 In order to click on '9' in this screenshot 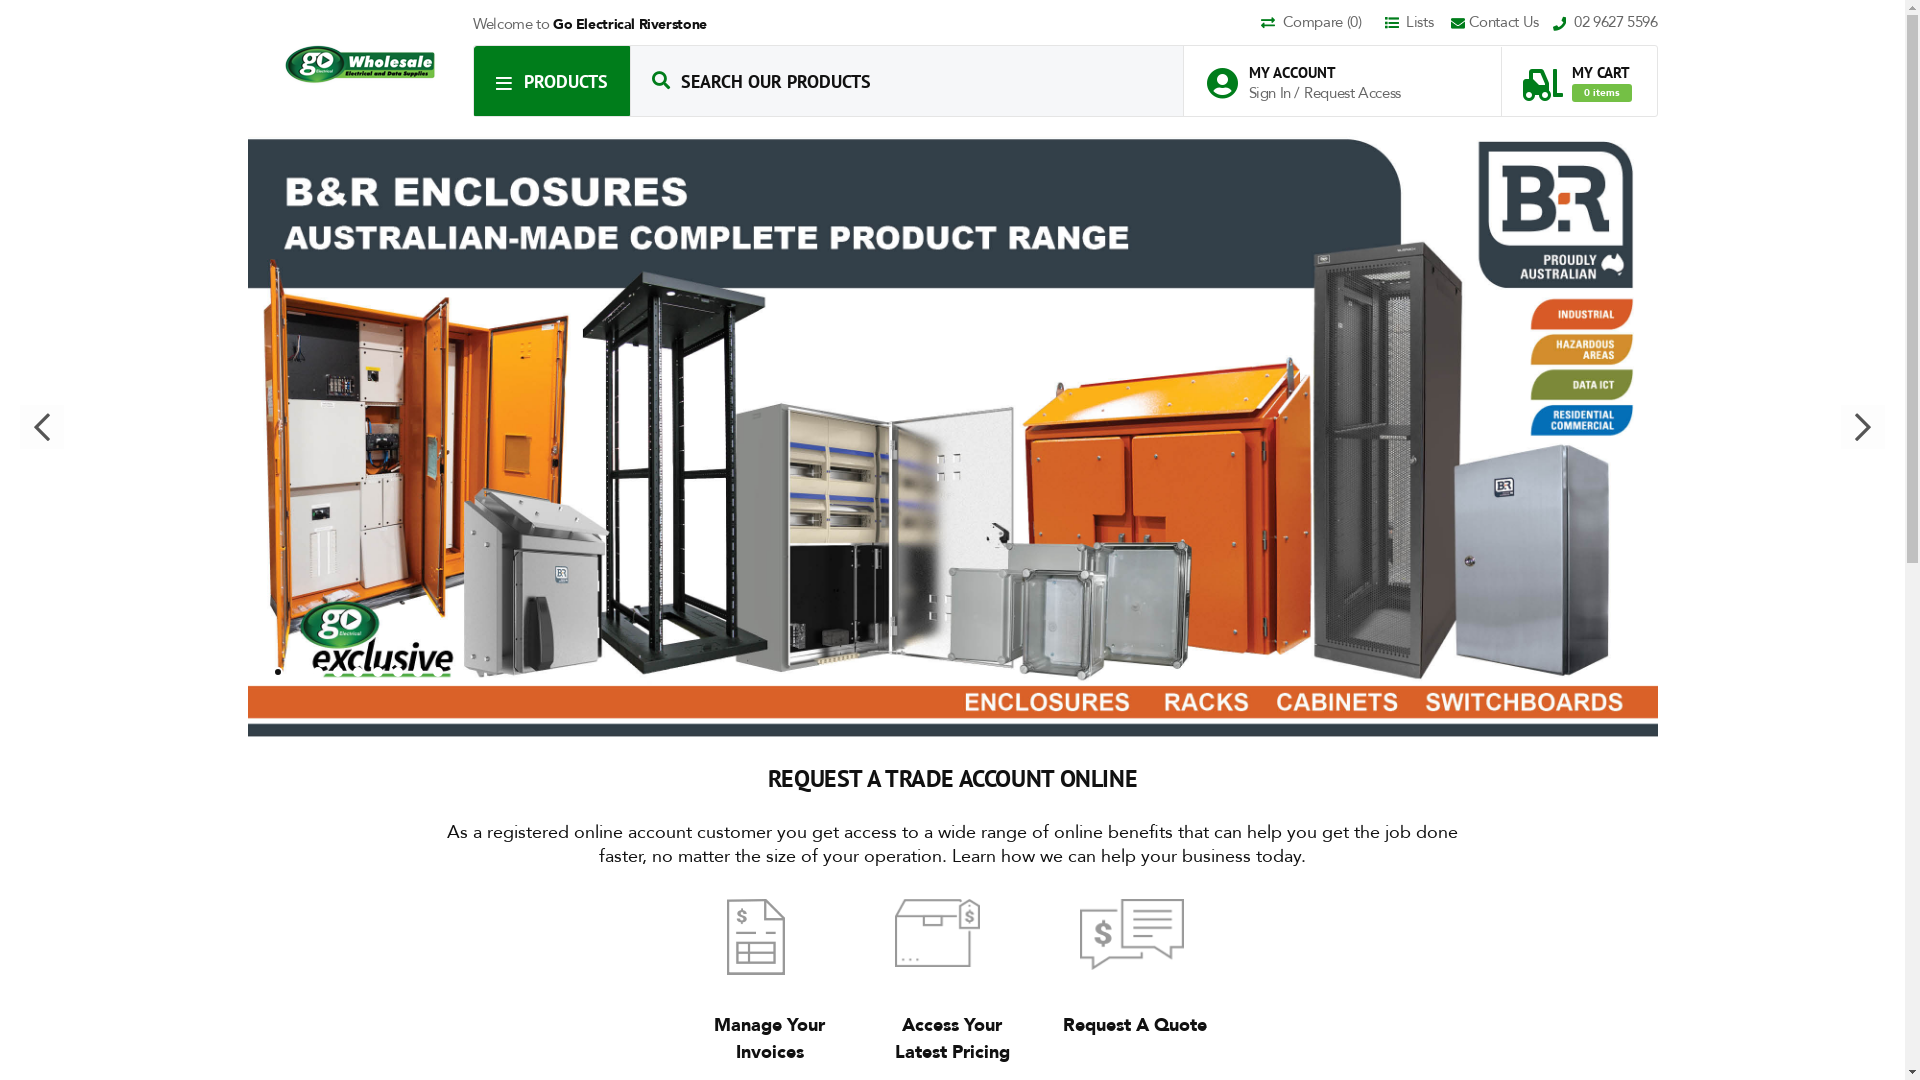, I will do `click(416, 671)`.